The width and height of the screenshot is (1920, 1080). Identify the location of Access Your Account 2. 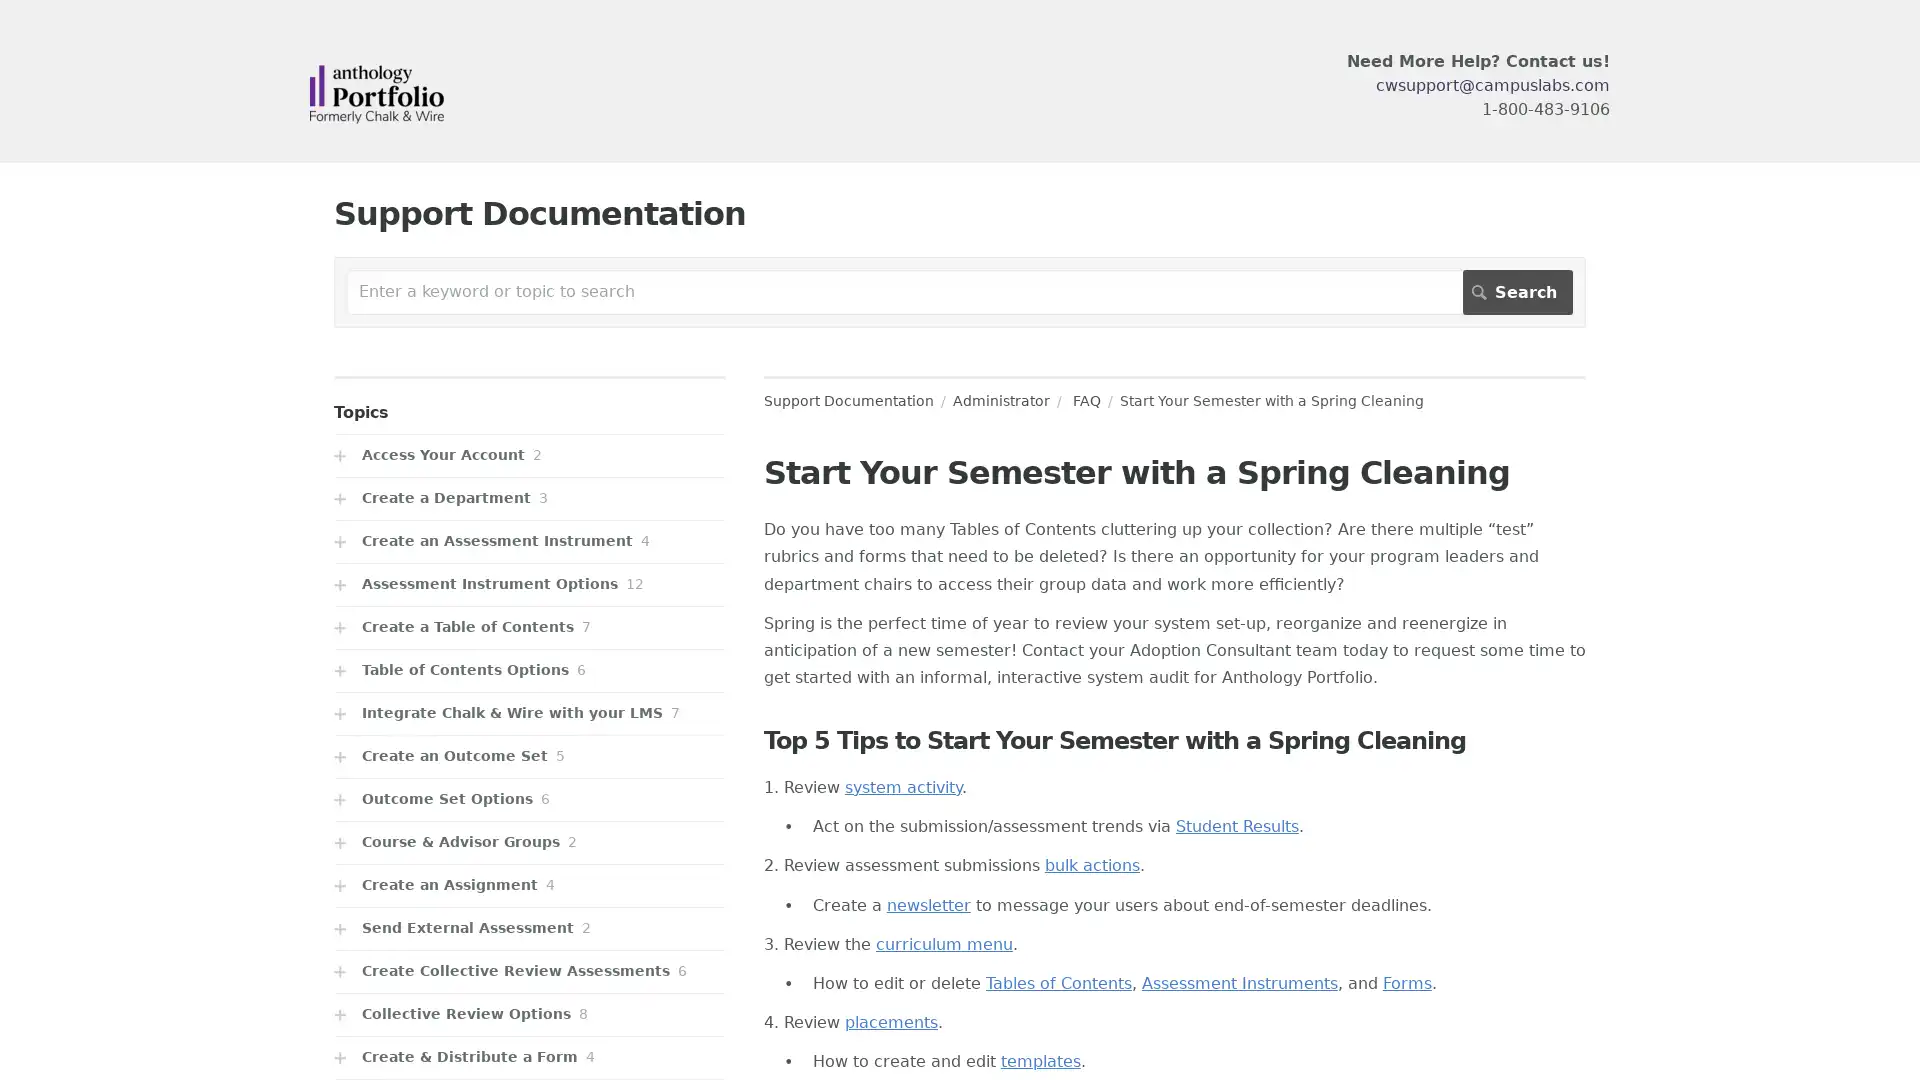
(529, 455).